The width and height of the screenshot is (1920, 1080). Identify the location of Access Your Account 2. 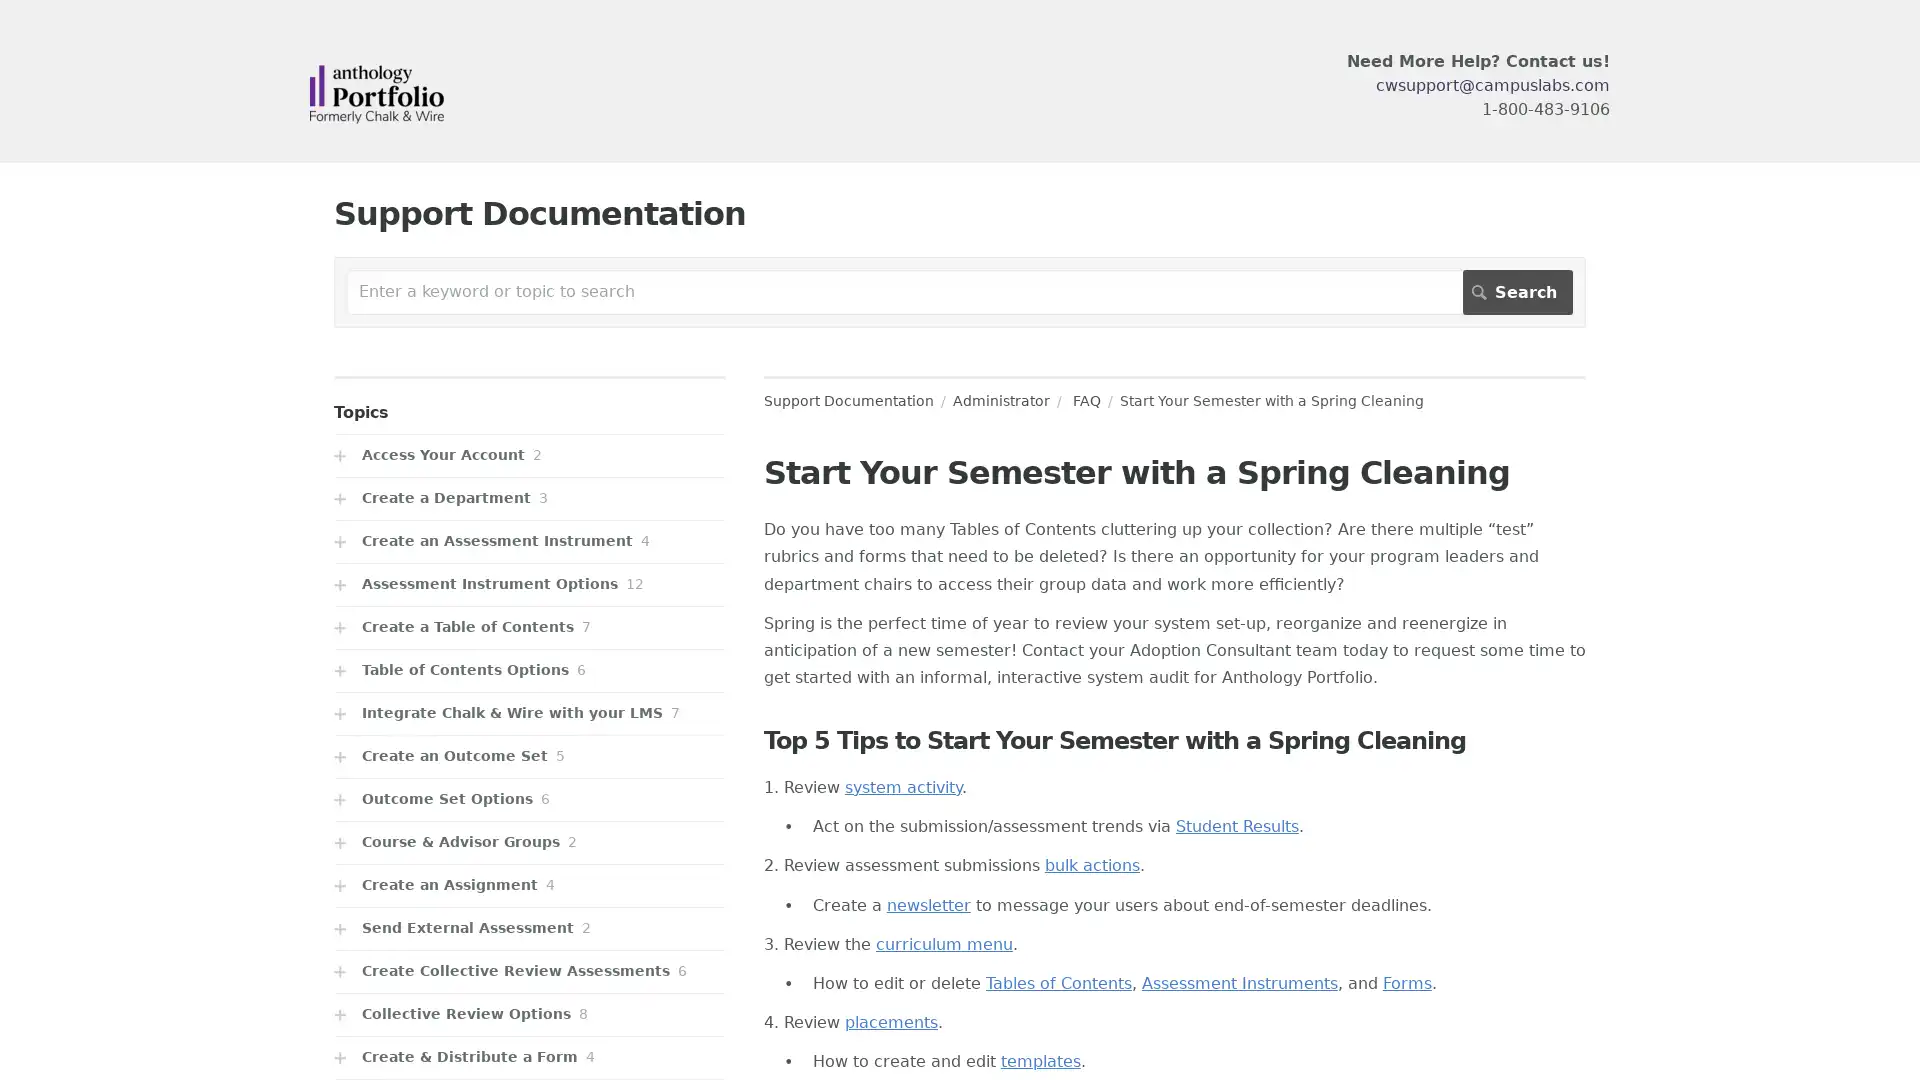
(529, 455).